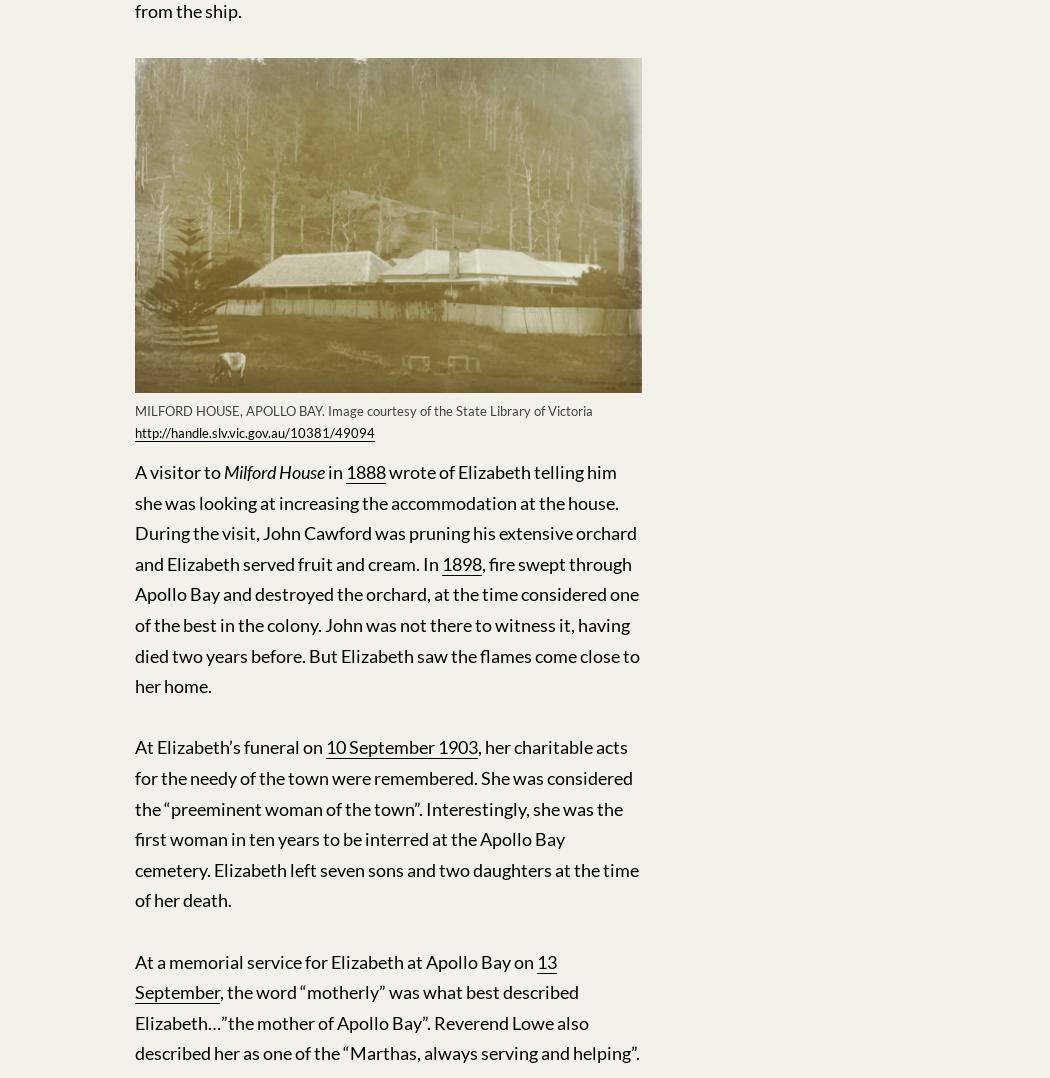  I want to click on 'At a memorial service for Elizabeth at Apollo Bay on', so click(336, 960).